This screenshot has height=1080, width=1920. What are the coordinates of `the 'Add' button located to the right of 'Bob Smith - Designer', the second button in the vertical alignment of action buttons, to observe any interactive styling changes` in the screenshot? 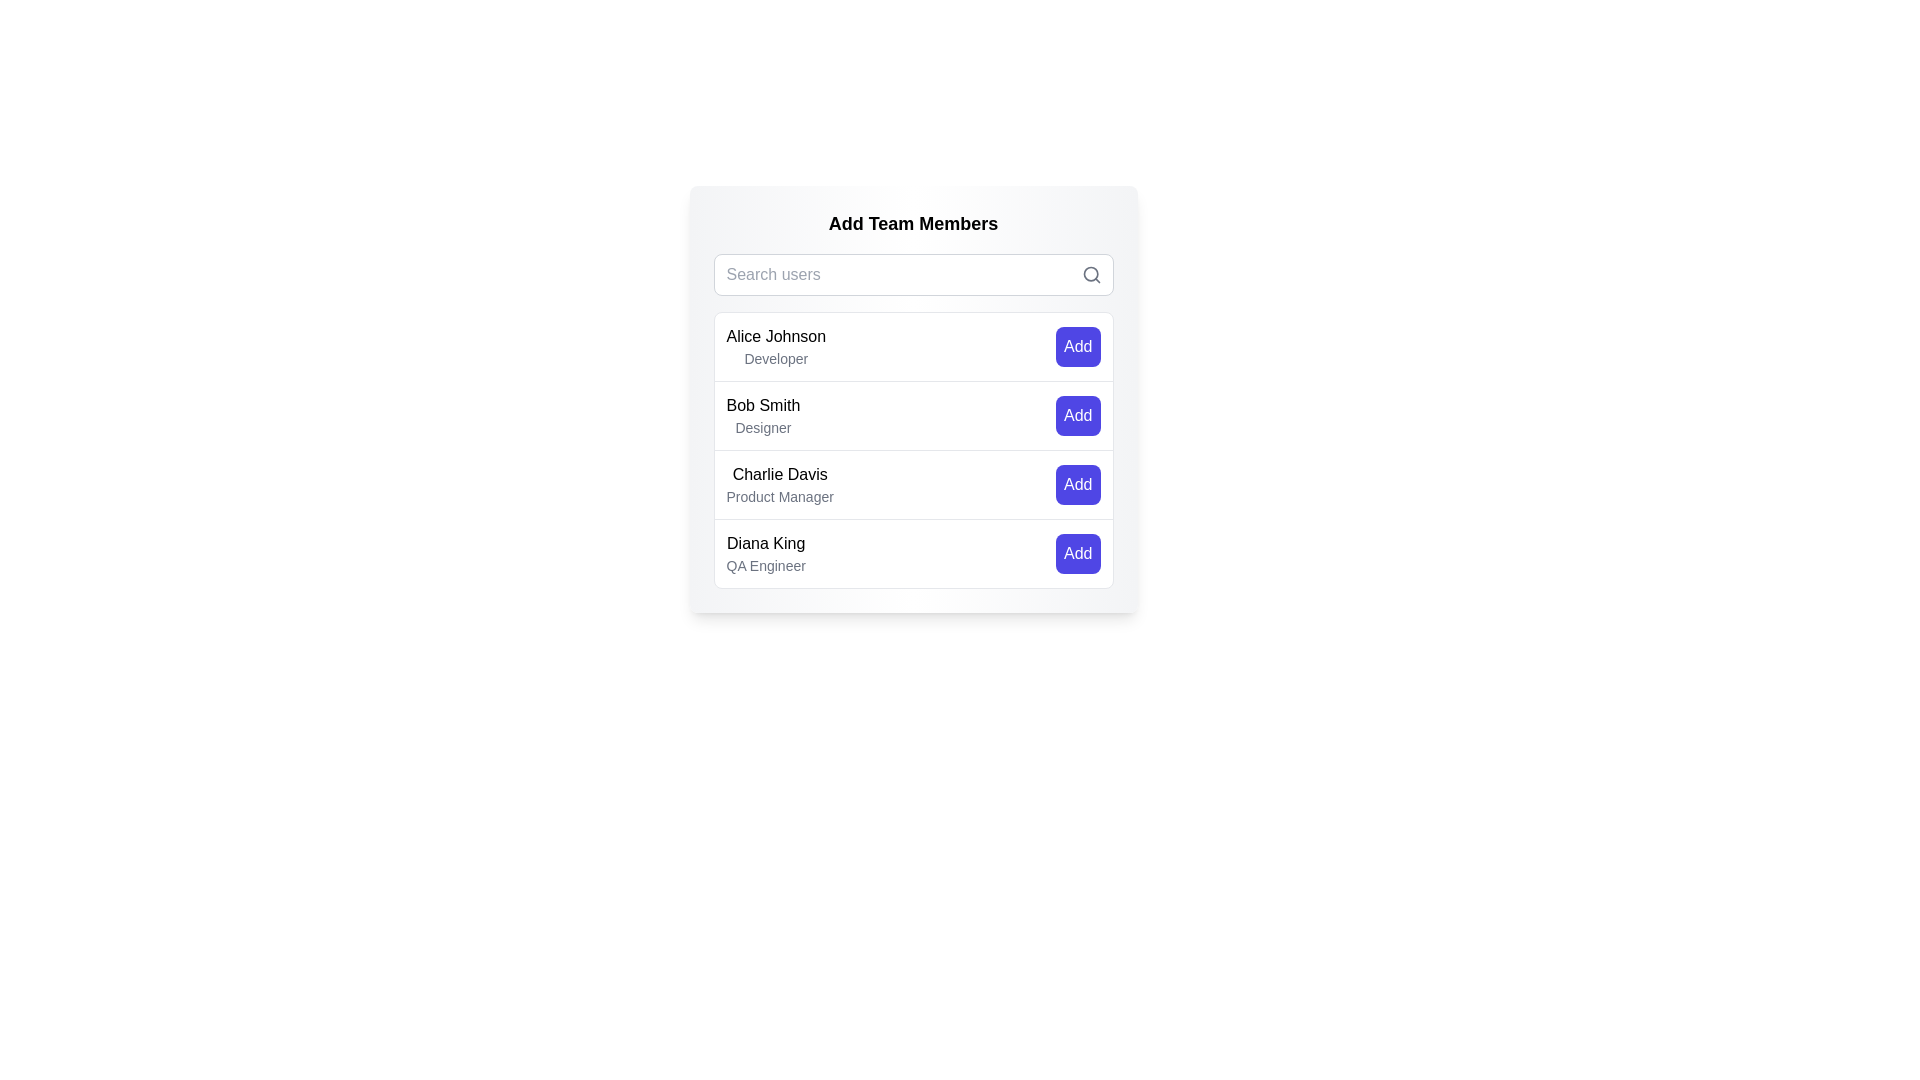 It's located at (1077, 415).